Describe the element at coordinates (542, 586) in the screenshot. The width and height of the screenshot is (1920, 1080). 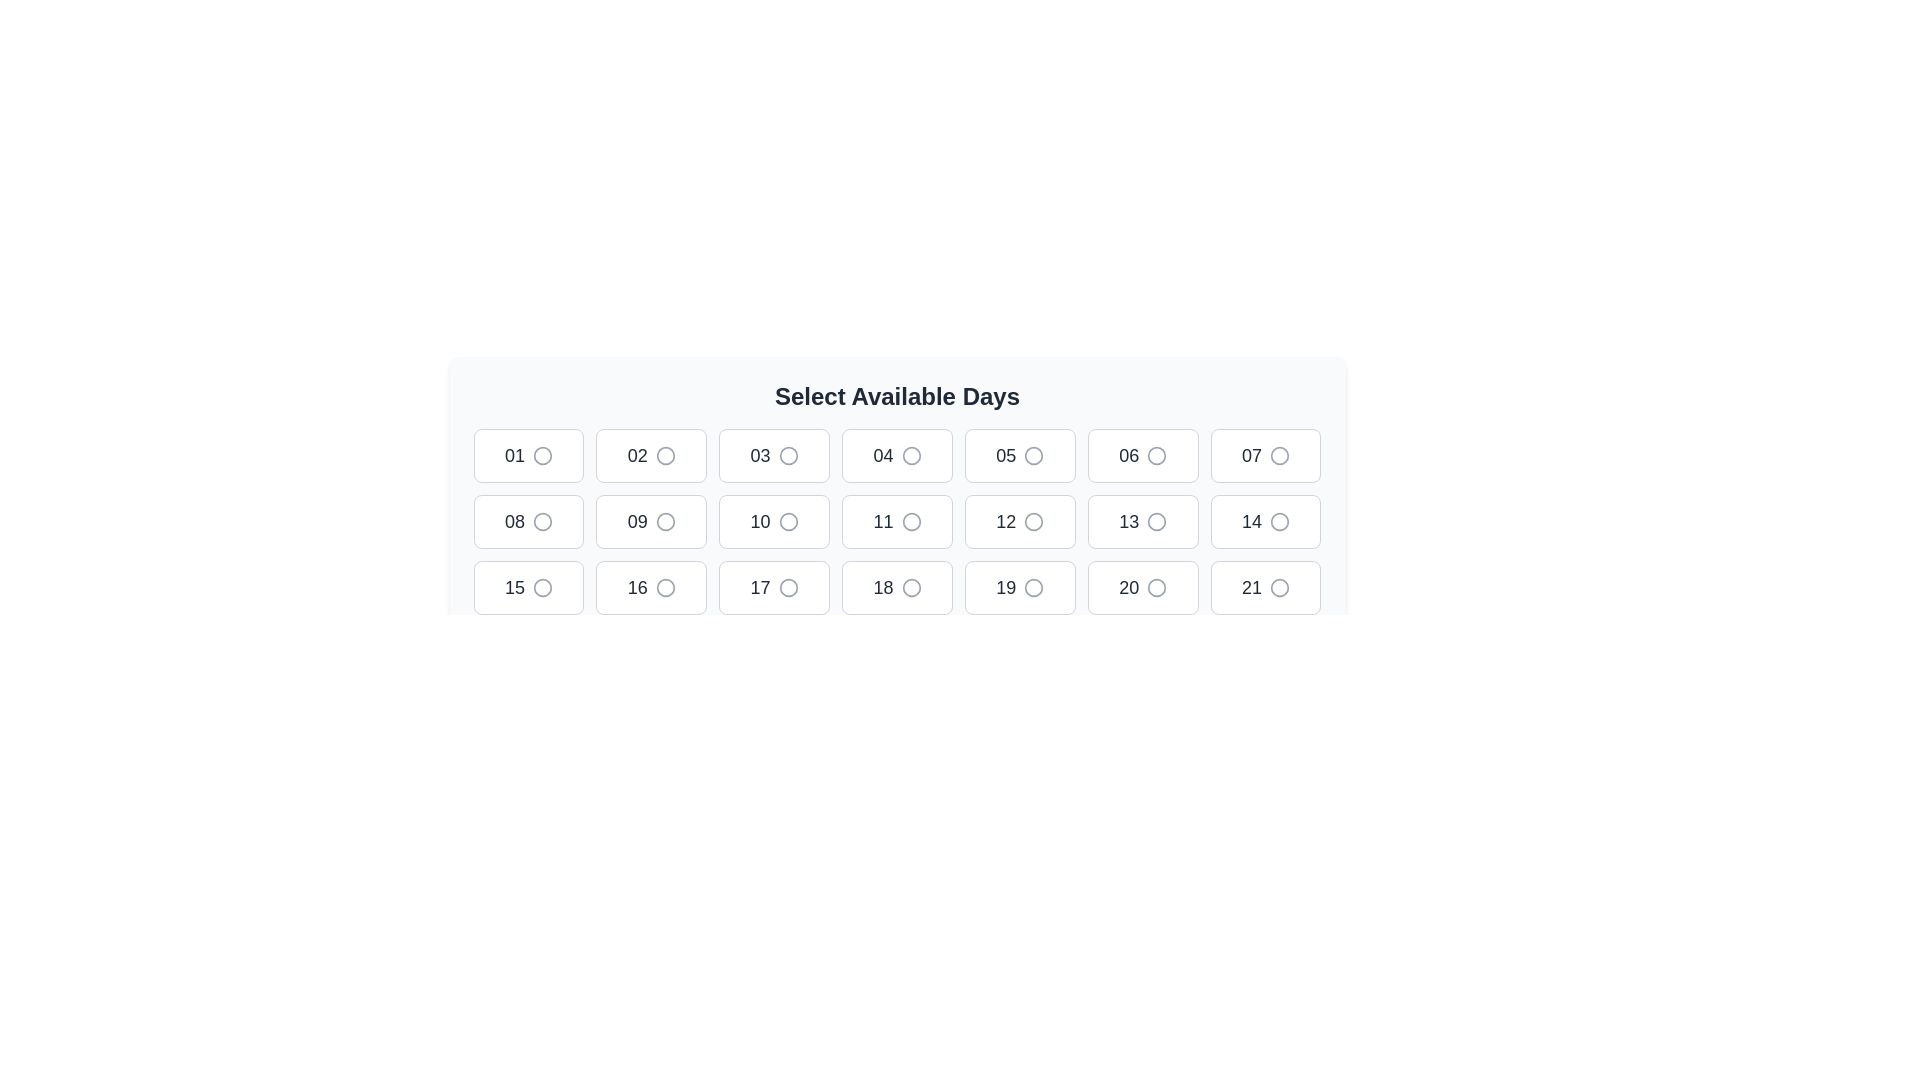
I see `the circular icon button next to the number '15' for keyboard interaction` at that location.